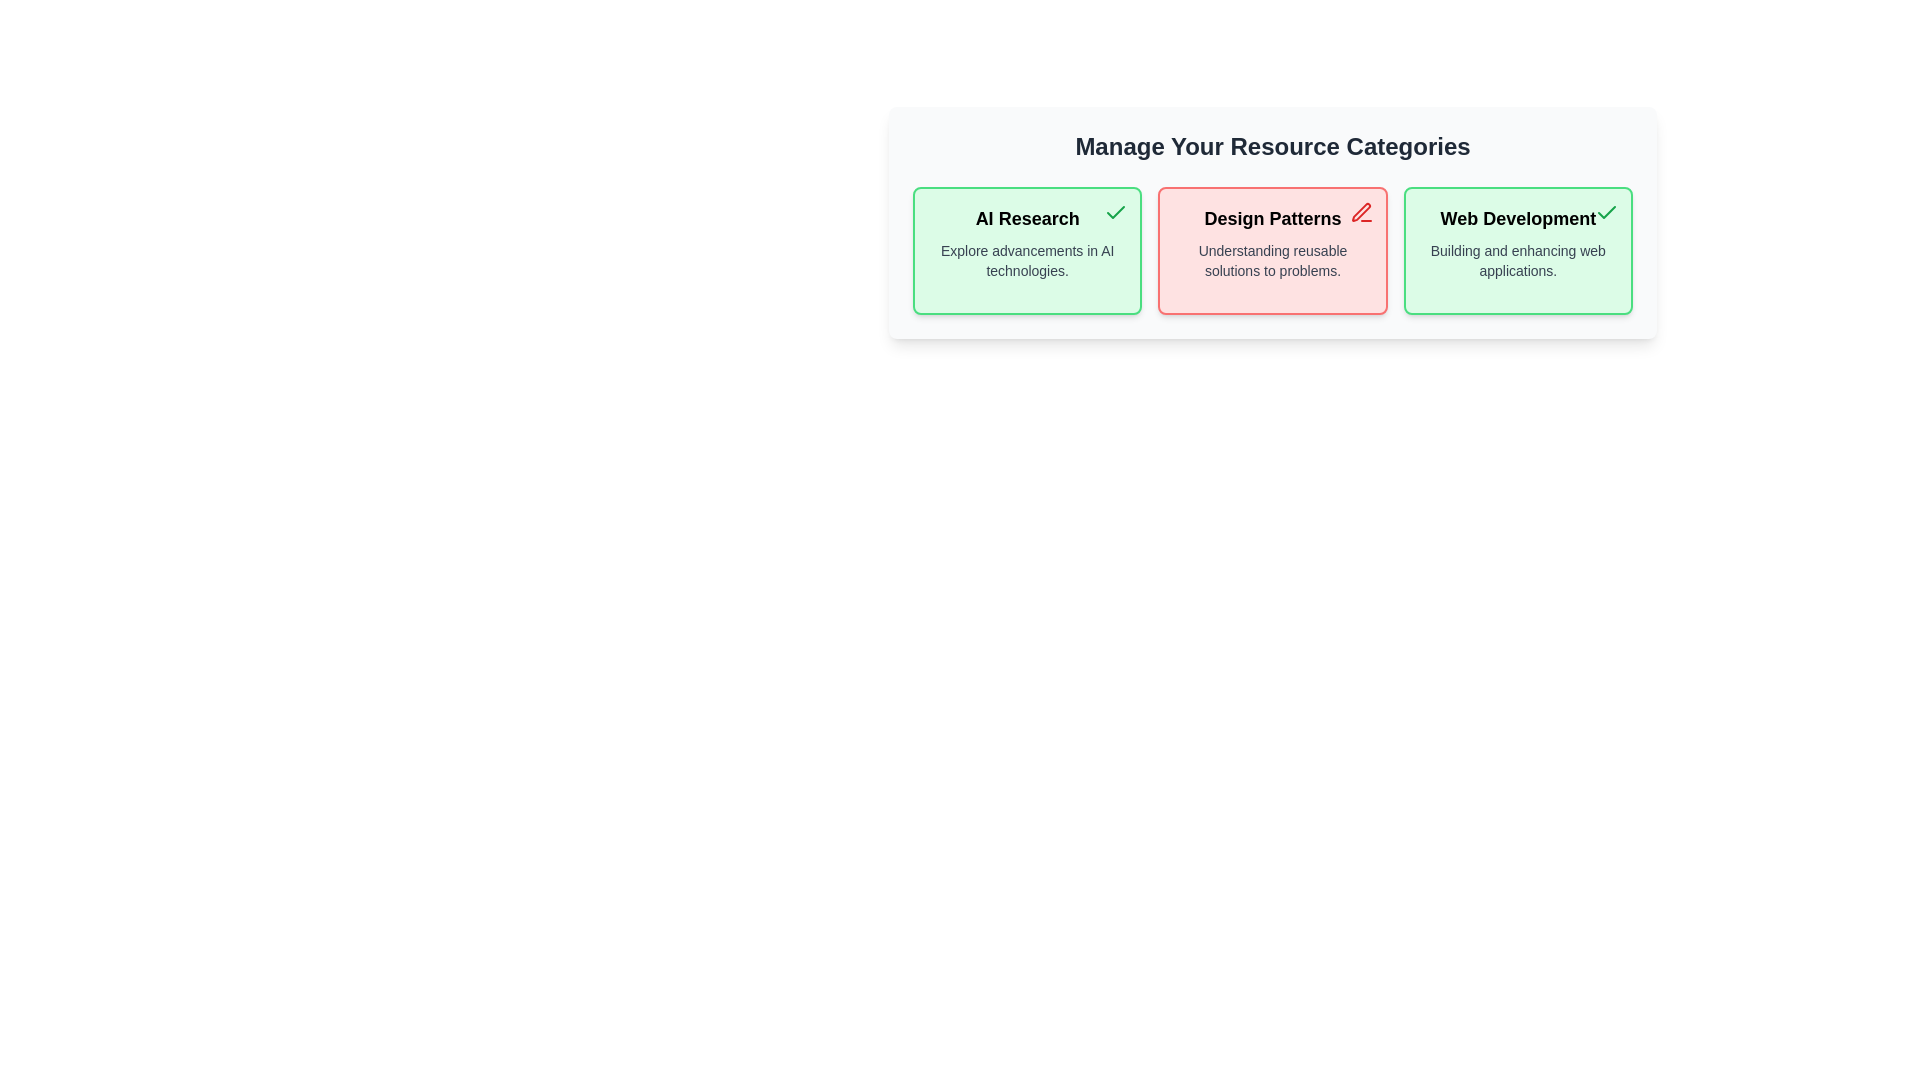 This screenshot has height=1080, width=1920. Describe the element at coordinates (1027, 219) in the screenshot. I see `the text of the category name or description for AI Research` at that location.